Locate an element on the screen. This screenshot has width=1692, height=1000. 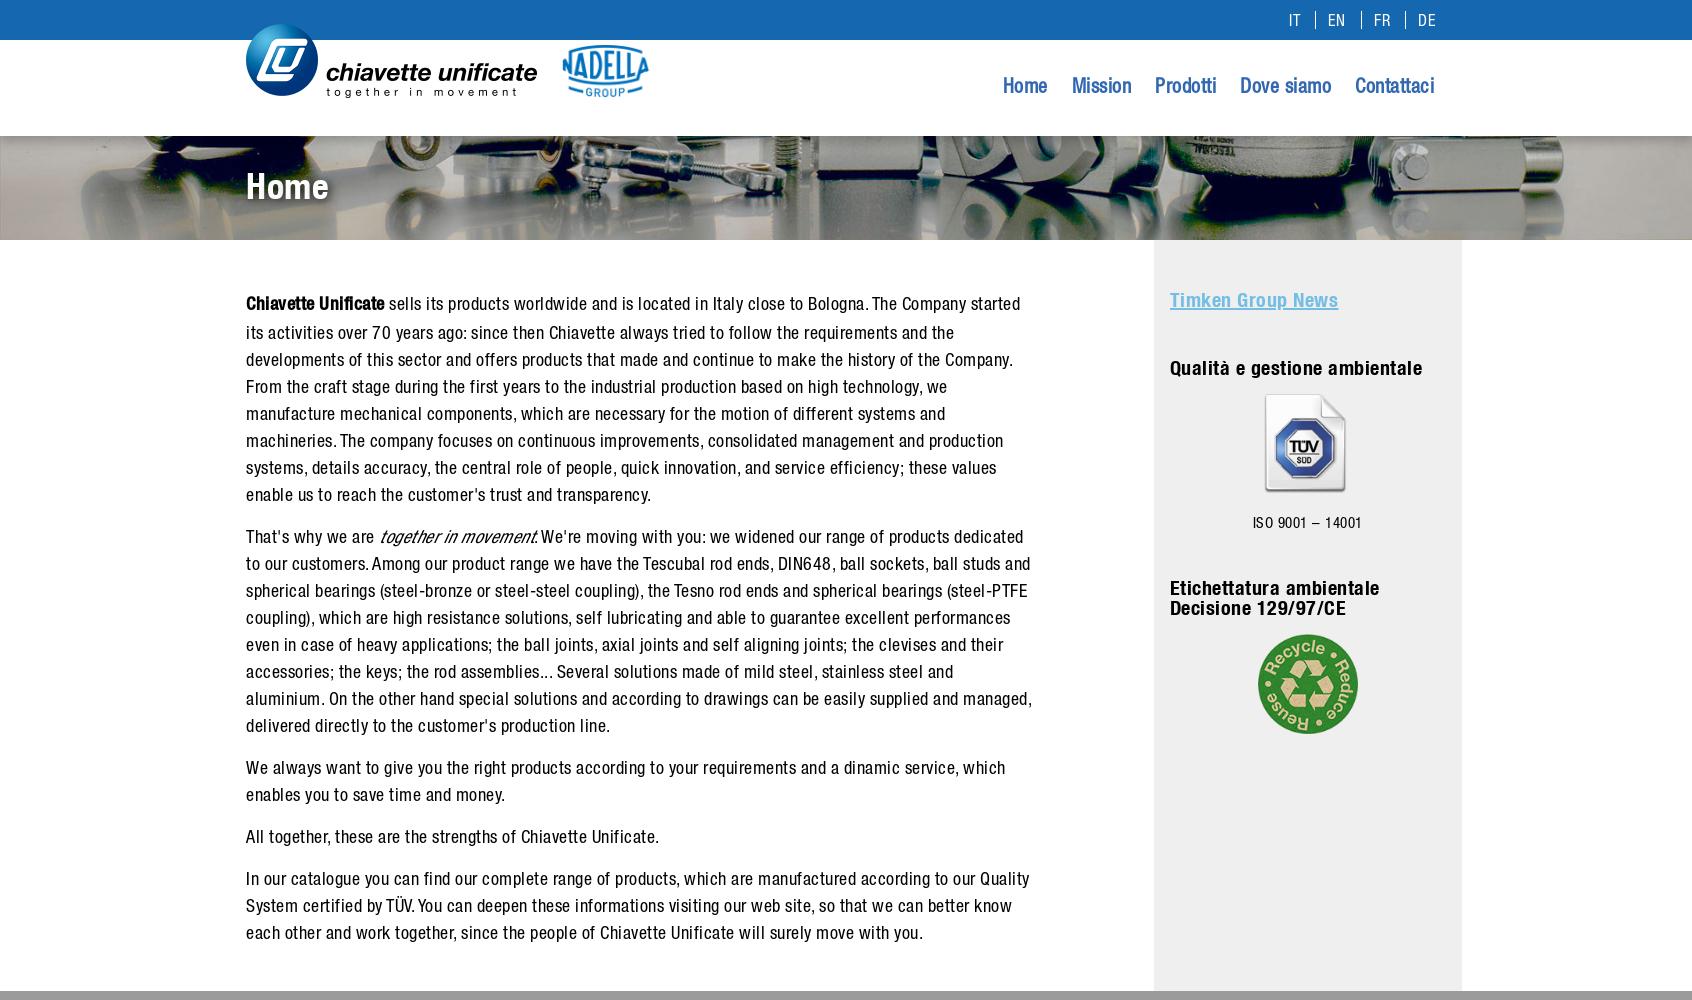
'Etichettatura ambientale Decisione 129/97/CE' is located at coordinates (1273, 596).